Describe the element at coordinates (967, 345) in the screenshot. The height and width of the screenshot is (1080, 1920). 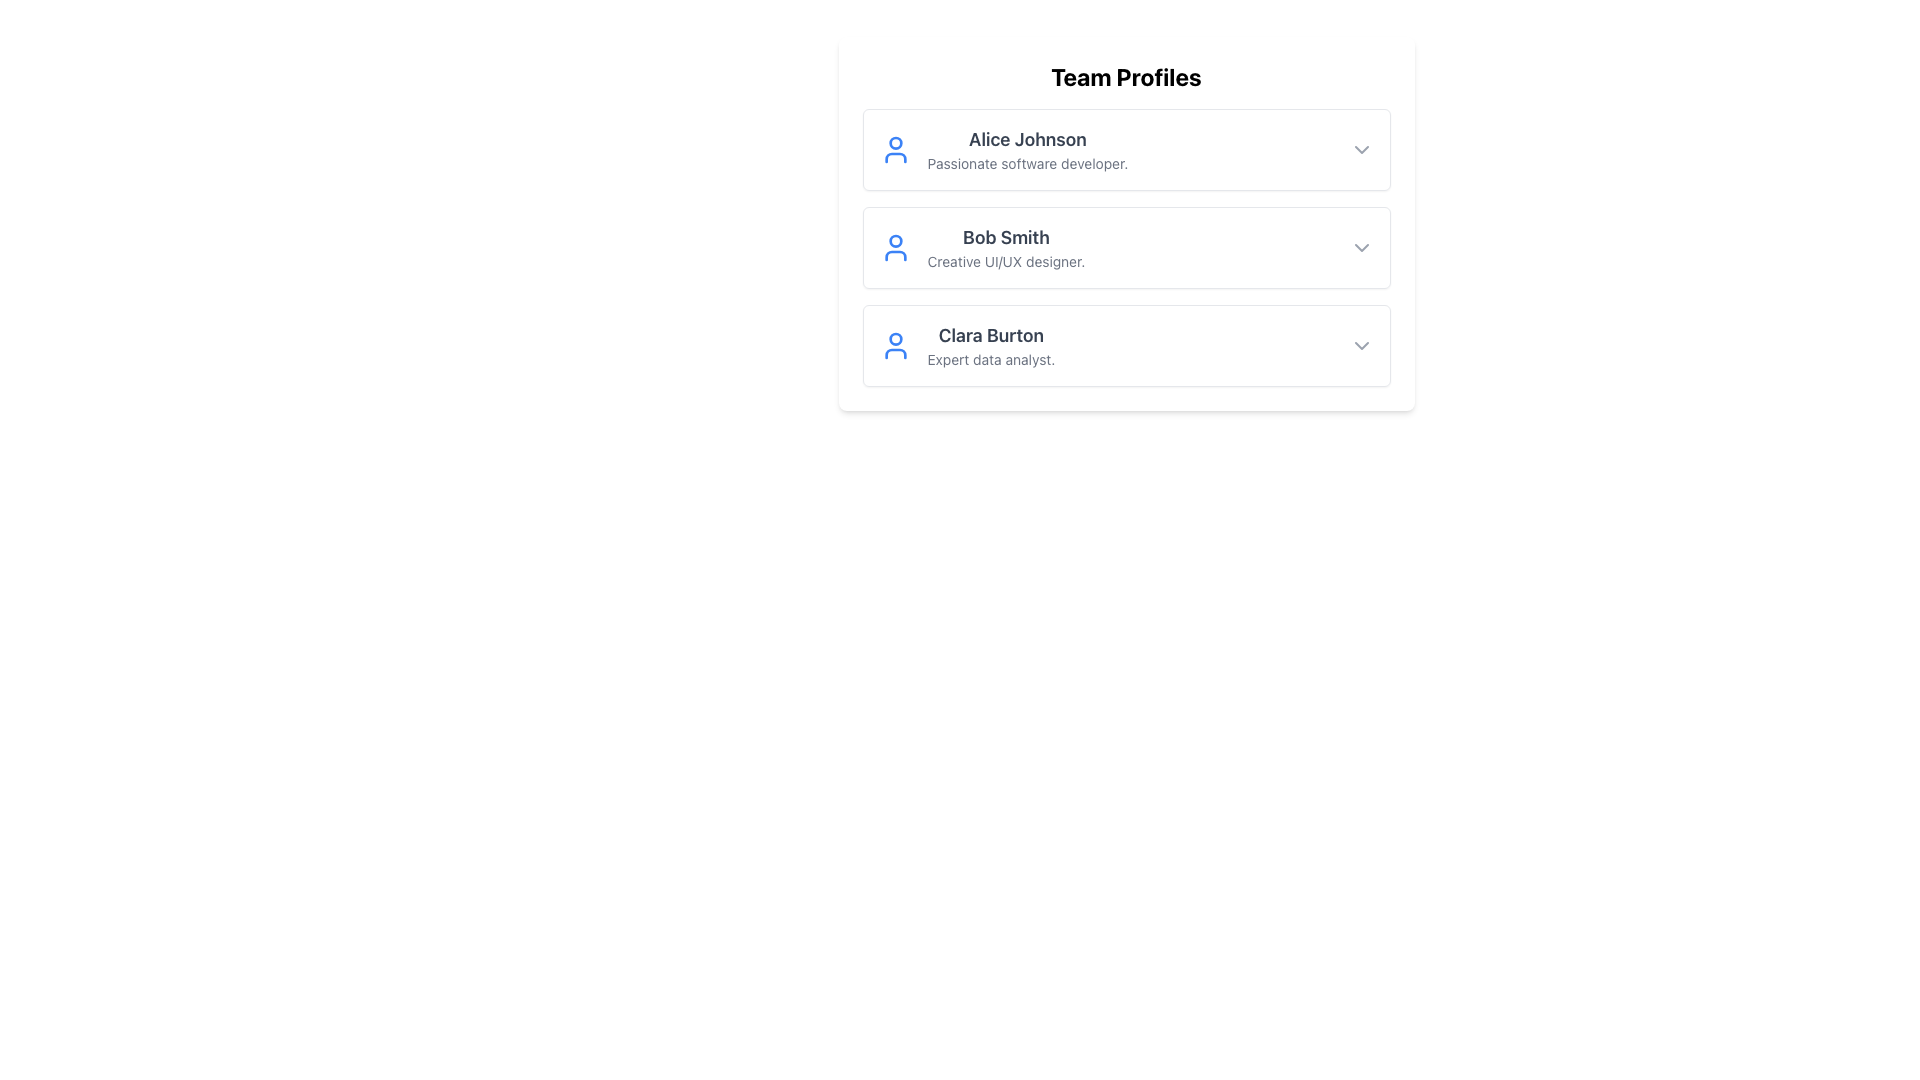
I see `the third profile item for Clara Burton, which displays her name and professional title within the Team Profiles section` at that location.